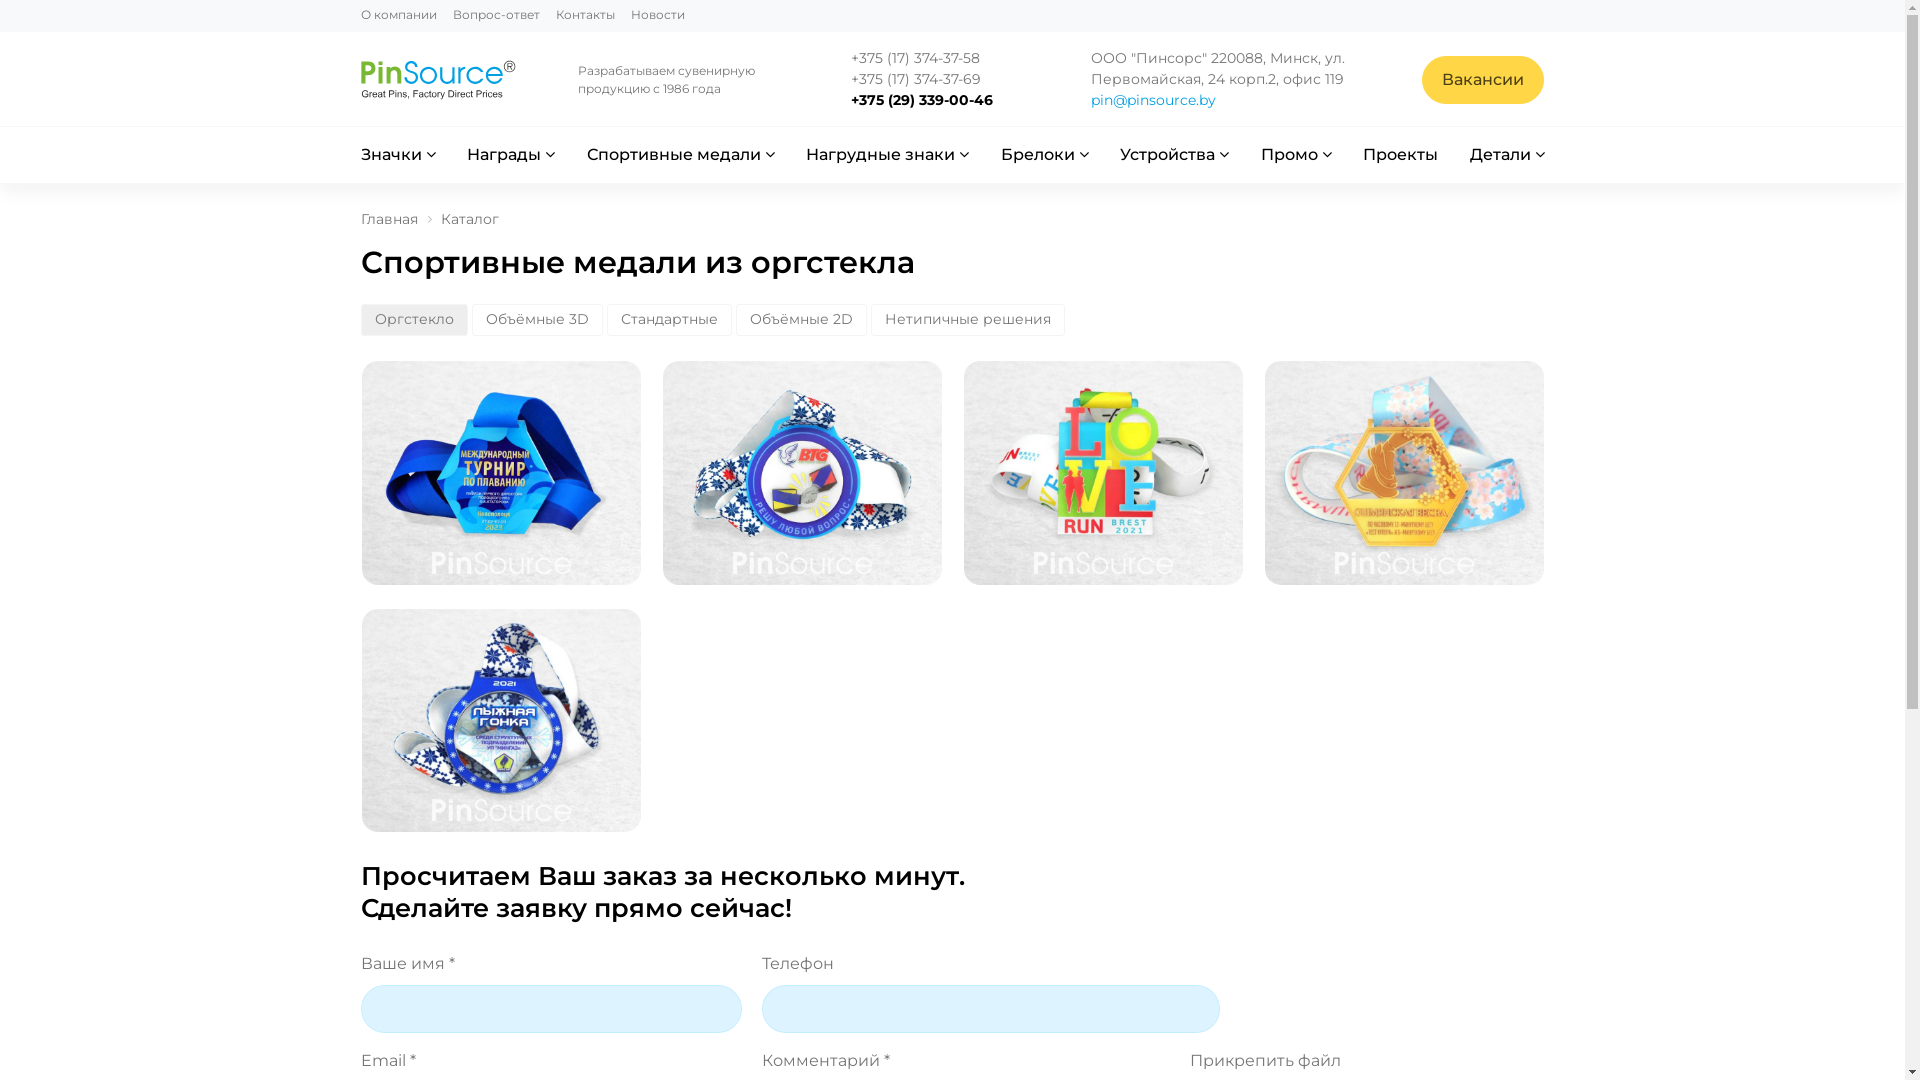 This screenshot has width=1920, height=1080. Describe the element at coordinates (850, 57) in the screenshot. I see `'+375 (17) 374-37-58'` at that location.